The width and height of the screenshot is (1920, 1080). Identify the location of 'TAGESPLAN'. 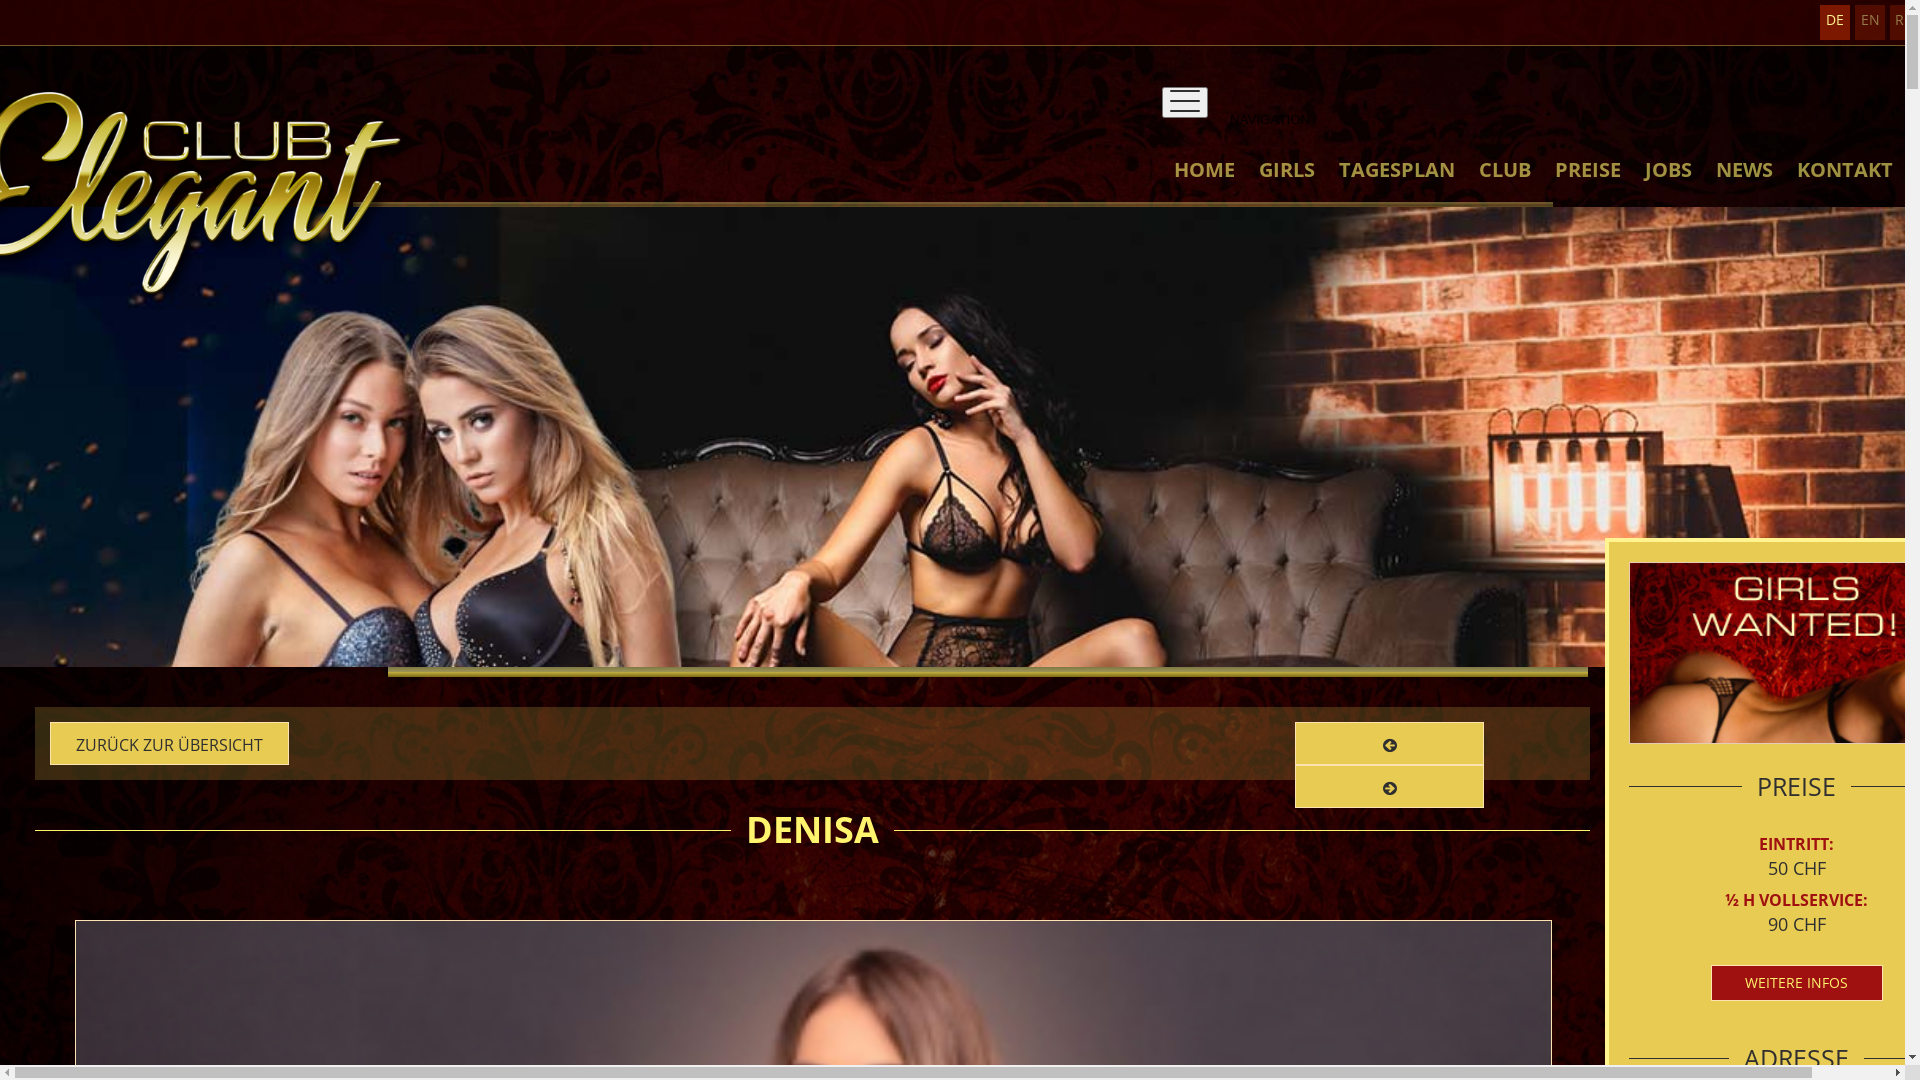
(1395, 188).